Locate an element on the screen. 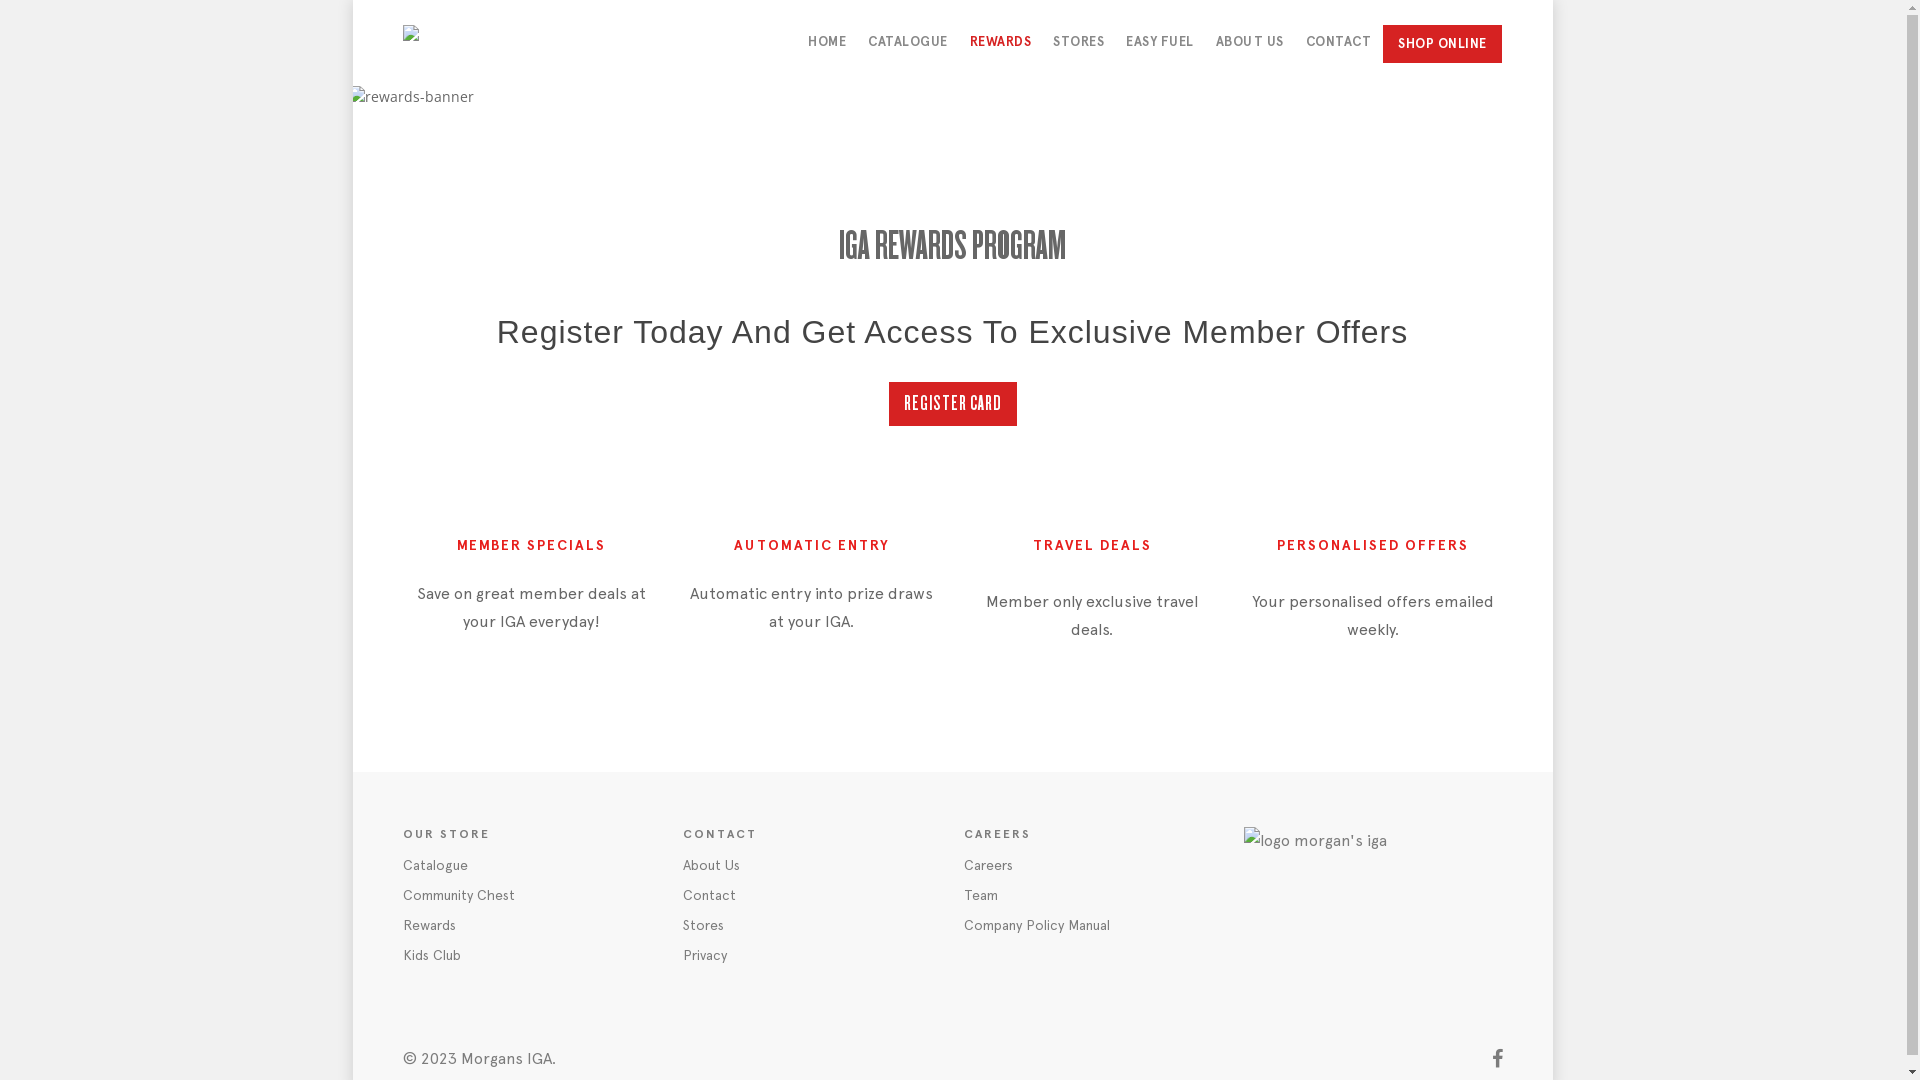  'CATALOGUE' is located at coordinates (906, 53).